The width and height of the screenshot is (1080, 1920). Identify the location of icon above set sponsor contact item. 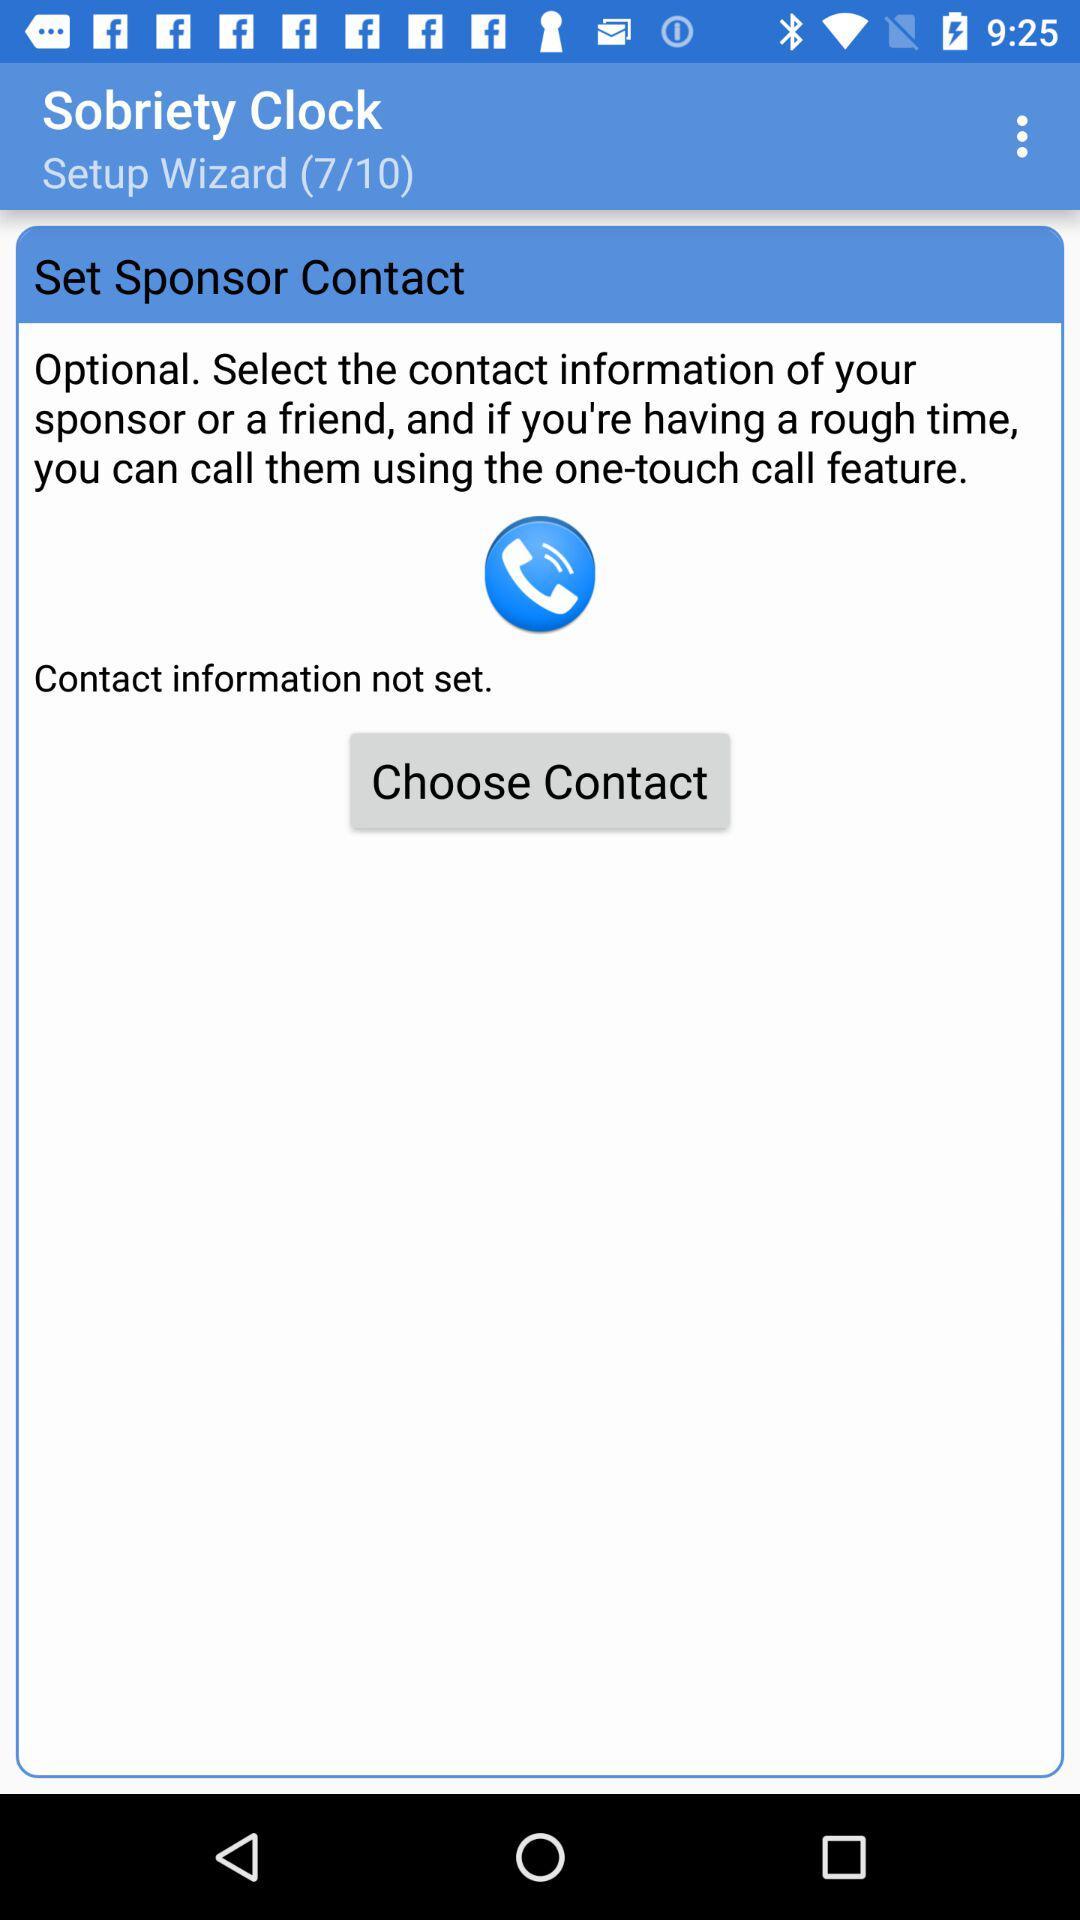
(1027, 135).